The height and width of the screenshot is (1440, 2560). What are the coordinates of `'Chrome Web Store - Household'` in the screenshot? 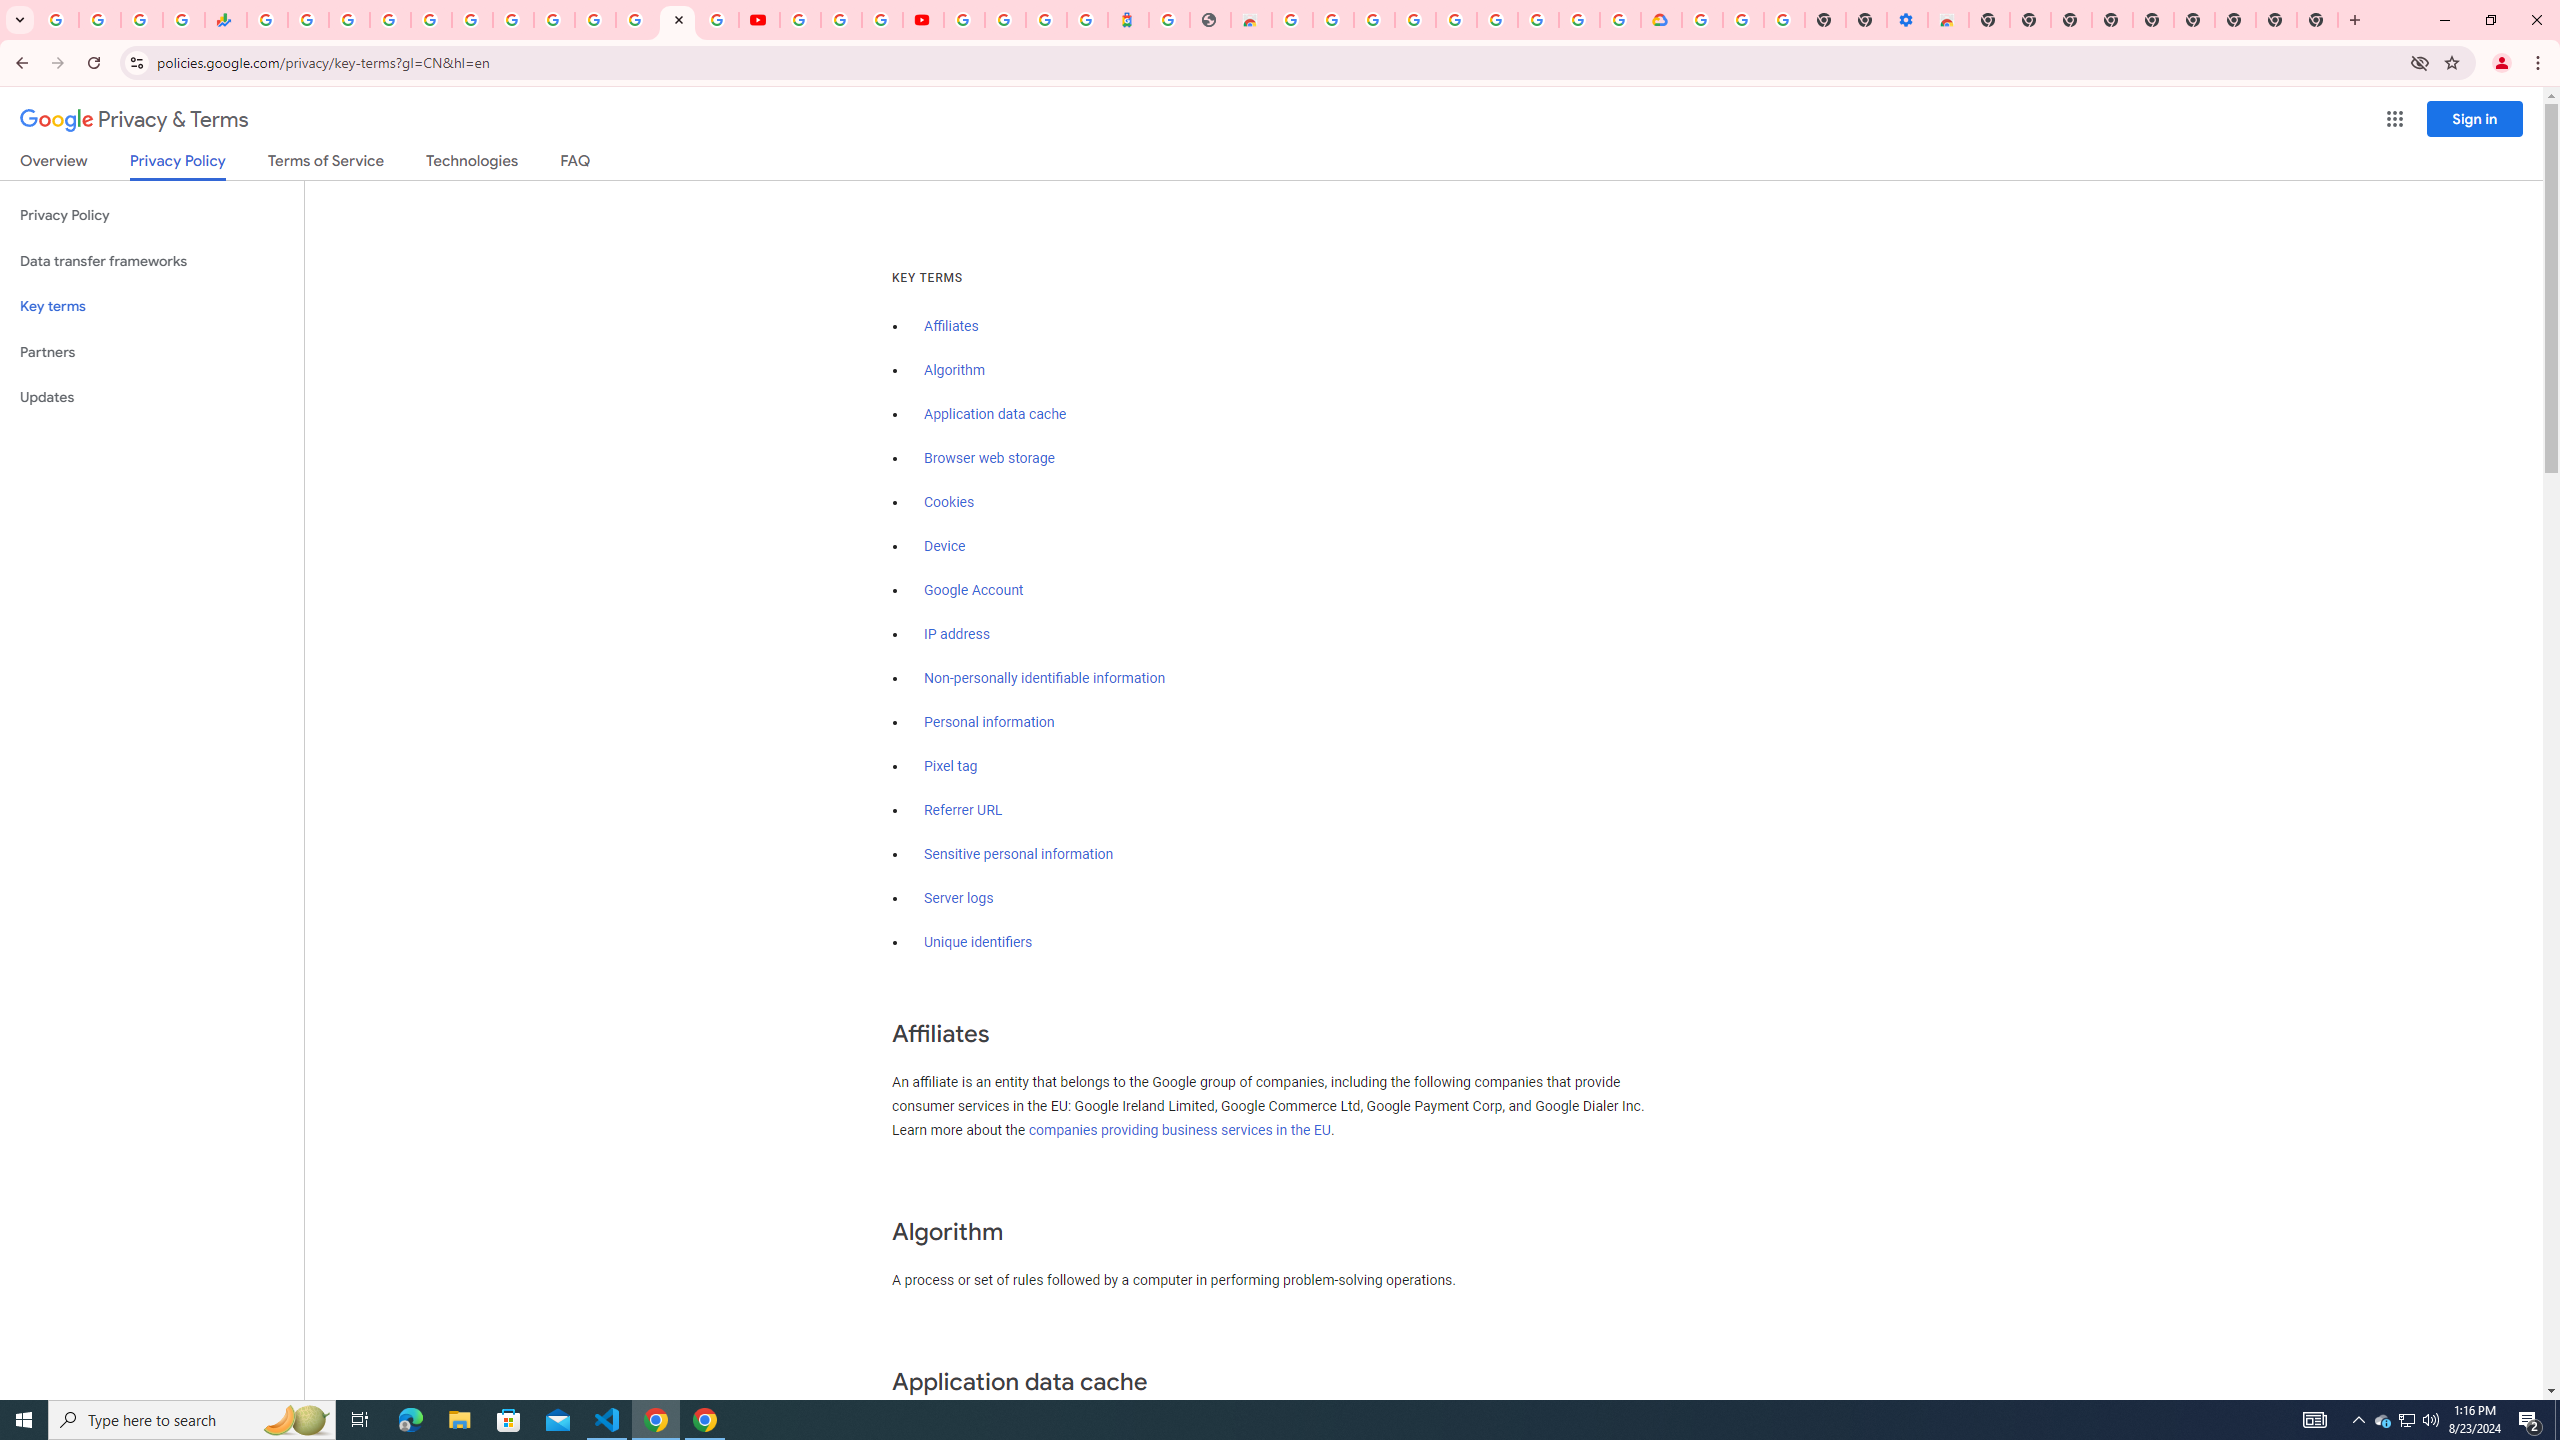 It's located at (1250, 19).